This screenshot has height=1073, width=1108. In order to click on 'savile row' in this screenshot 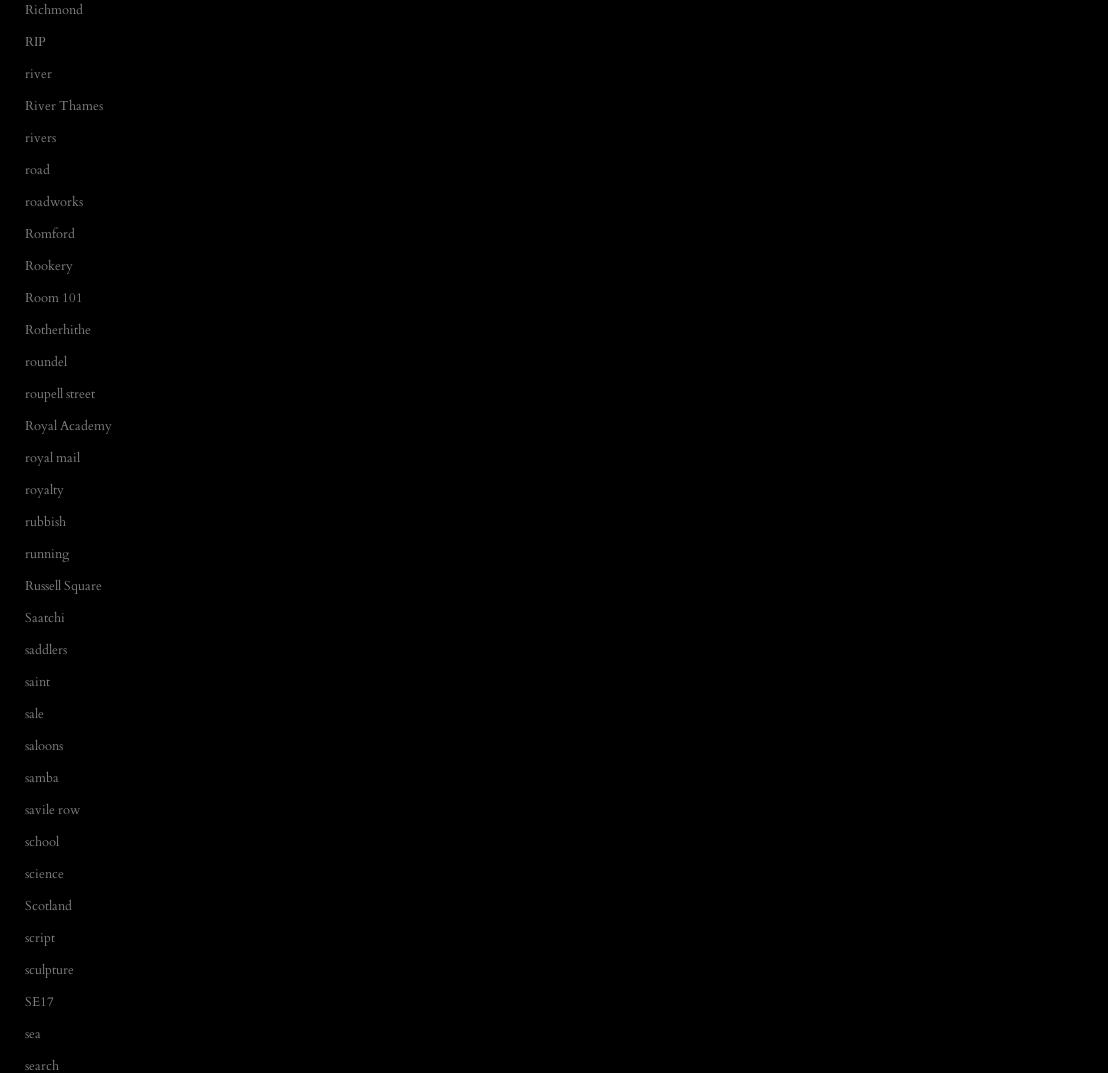, I will do `click(25, 809)`.